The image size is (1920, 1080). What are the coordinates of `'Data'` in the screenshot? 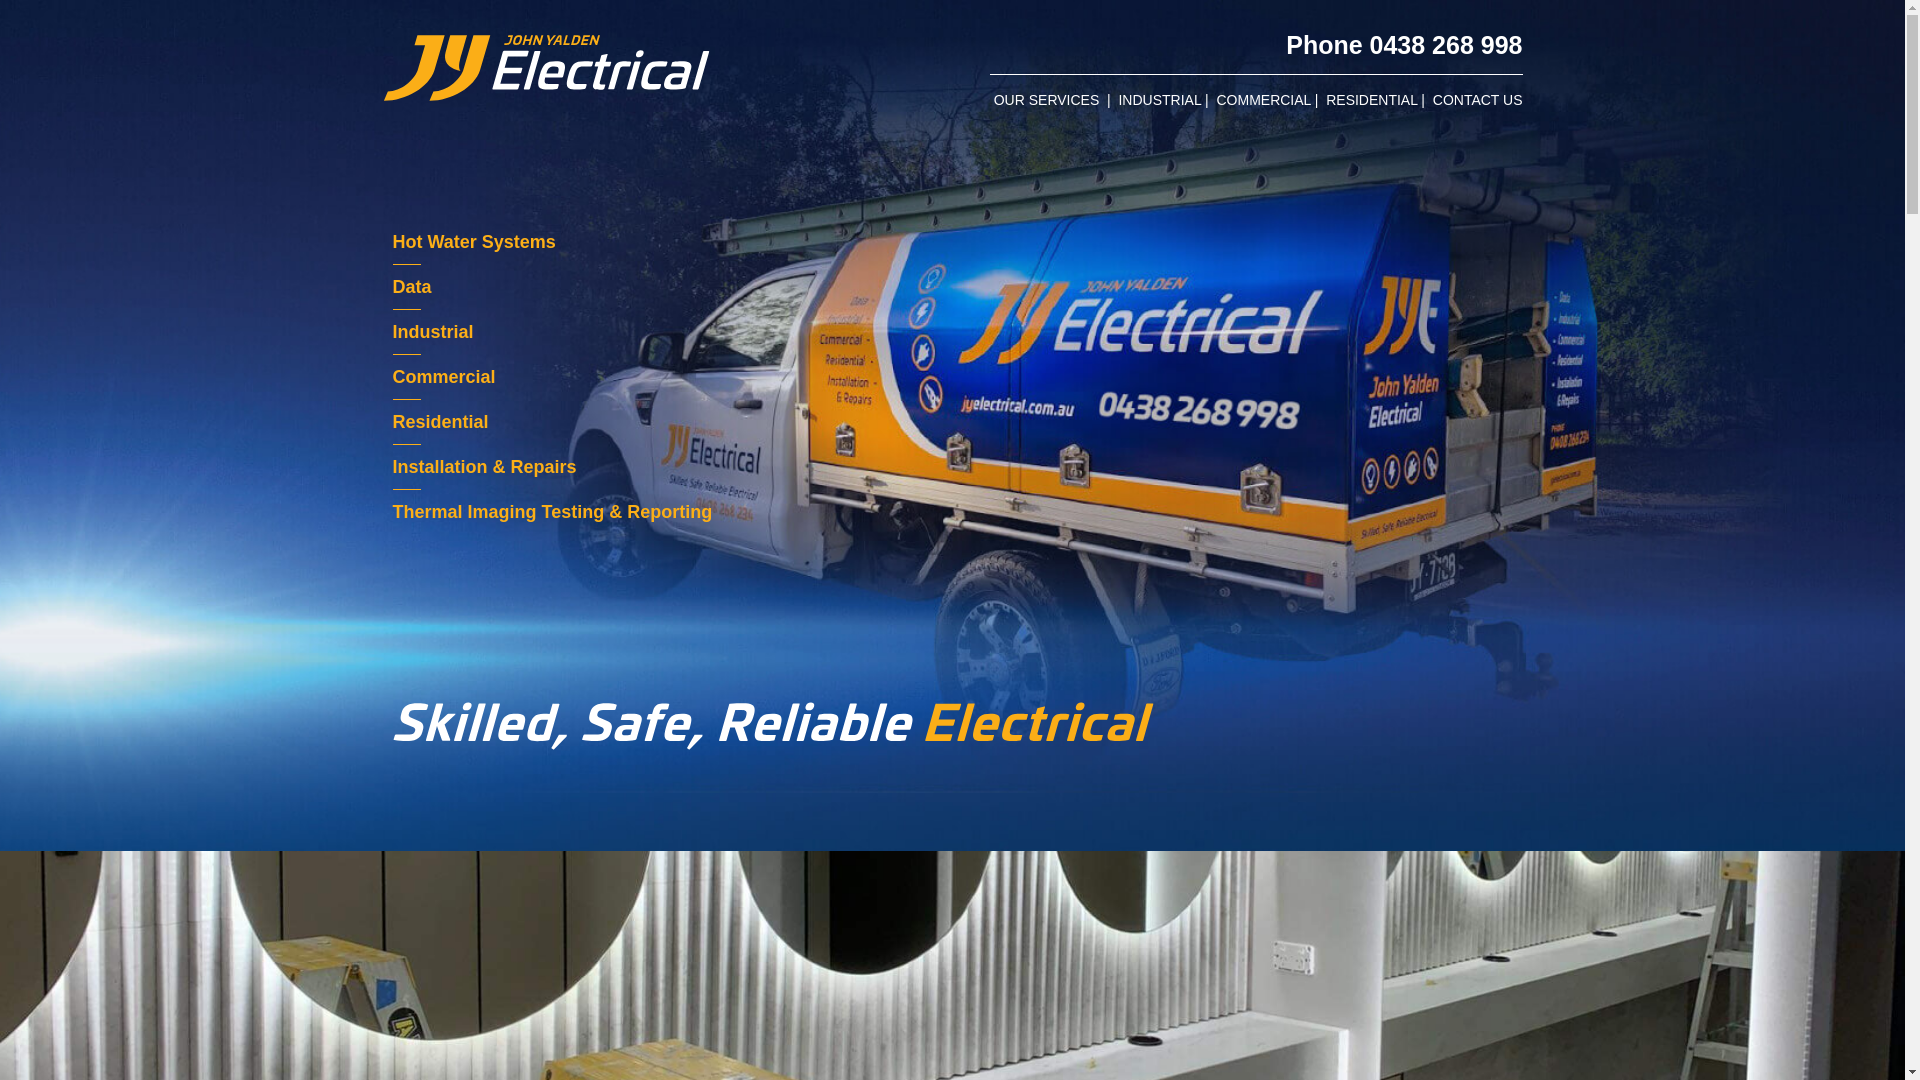 It's located at (392, 286).